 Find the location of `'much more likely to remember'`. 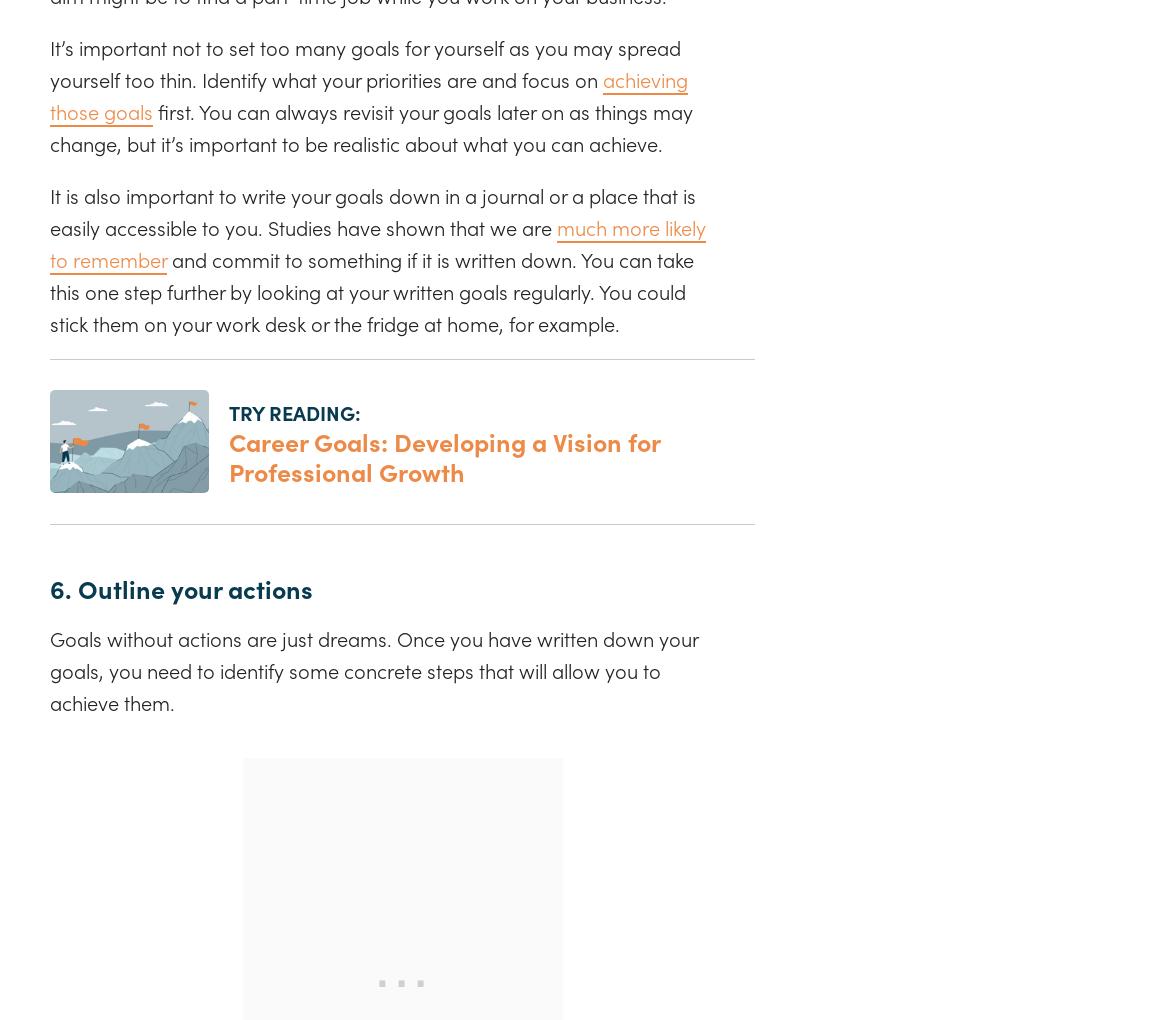

'much more likely to remember' is located at coordinates (49, 242).